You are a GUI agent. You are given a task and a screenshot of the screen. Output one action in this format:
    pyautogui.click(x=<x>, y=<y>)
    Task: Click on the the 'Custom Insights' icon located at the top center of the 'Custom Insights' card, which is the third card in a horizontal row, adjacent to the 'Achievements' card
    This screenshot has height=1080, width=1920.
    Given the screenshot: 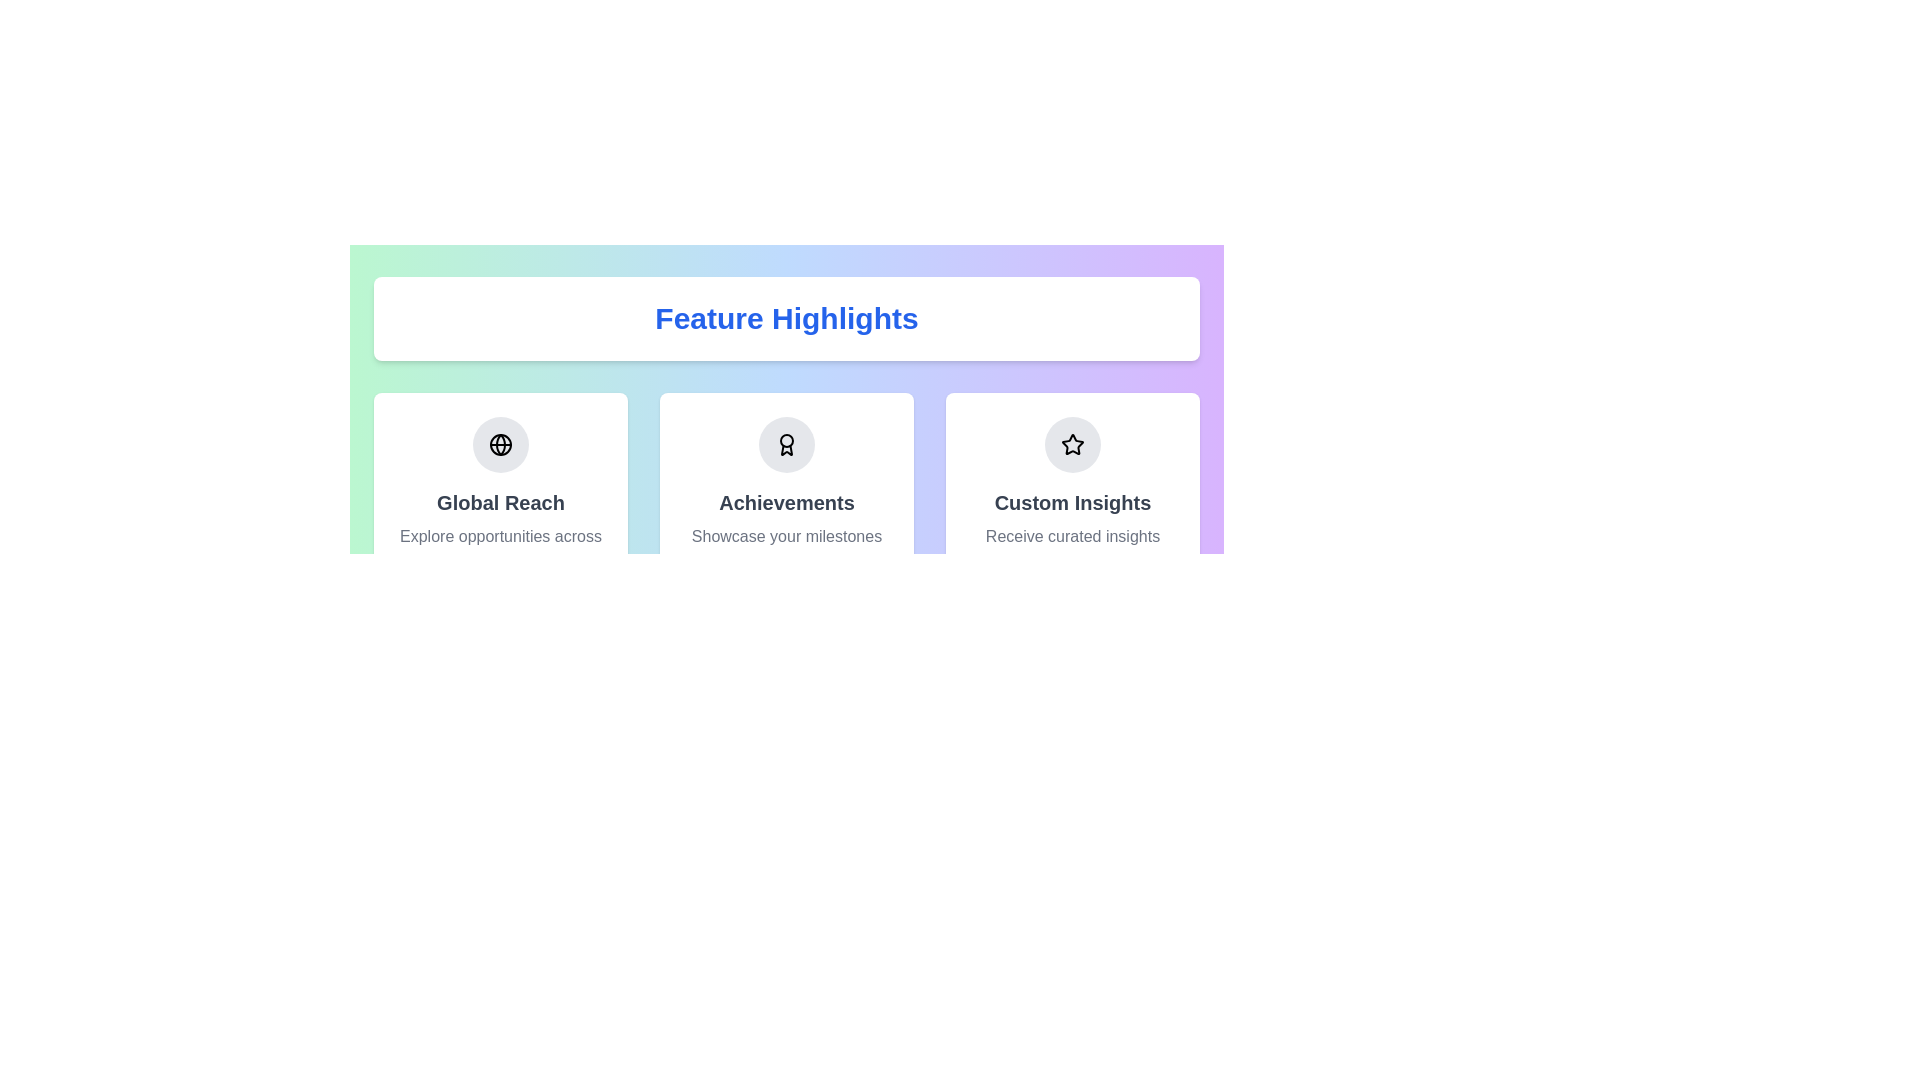 What is the action you would take?
    pyautogui.click(x=1072, y=443)
    